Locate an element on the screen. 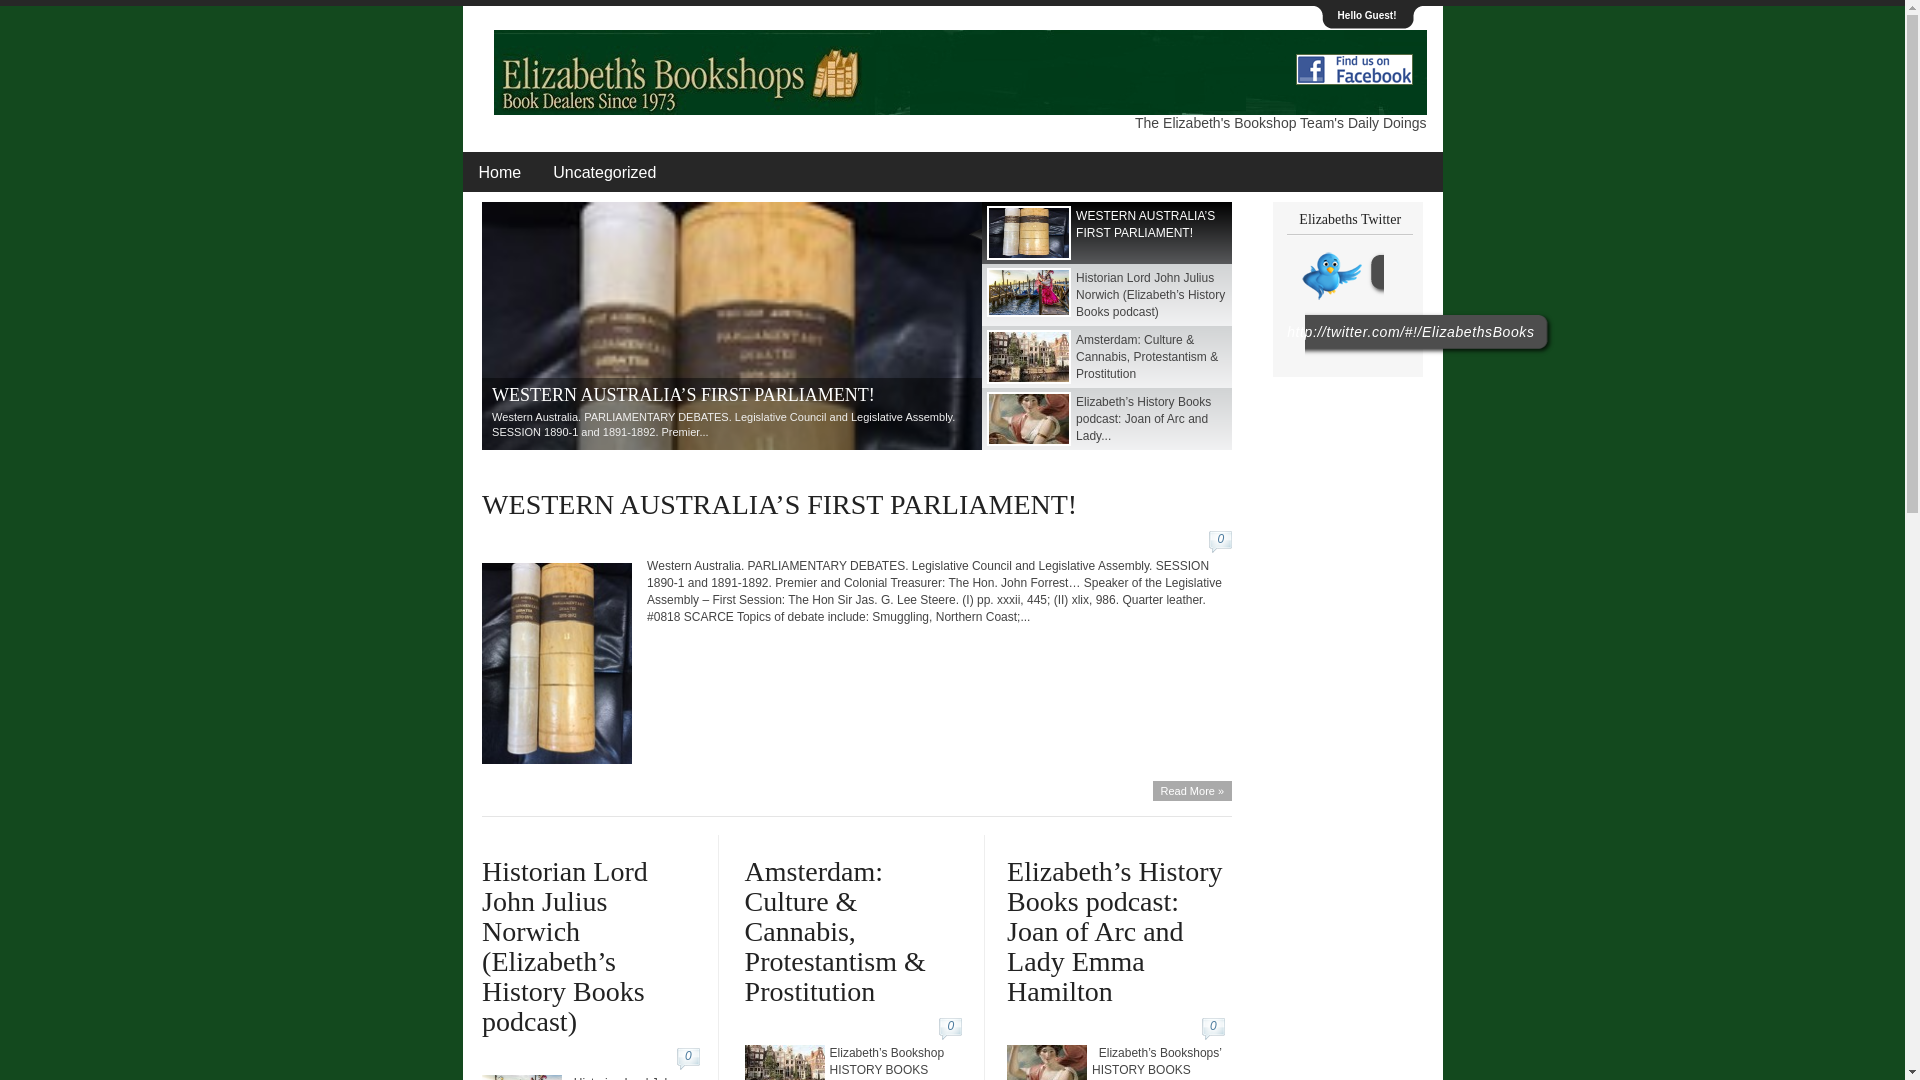 The width and height of the screenshot is (1920, 1080). 'http://twitter.com/#!/ElizabethsBooks' is located at coordinates (1409, 330).